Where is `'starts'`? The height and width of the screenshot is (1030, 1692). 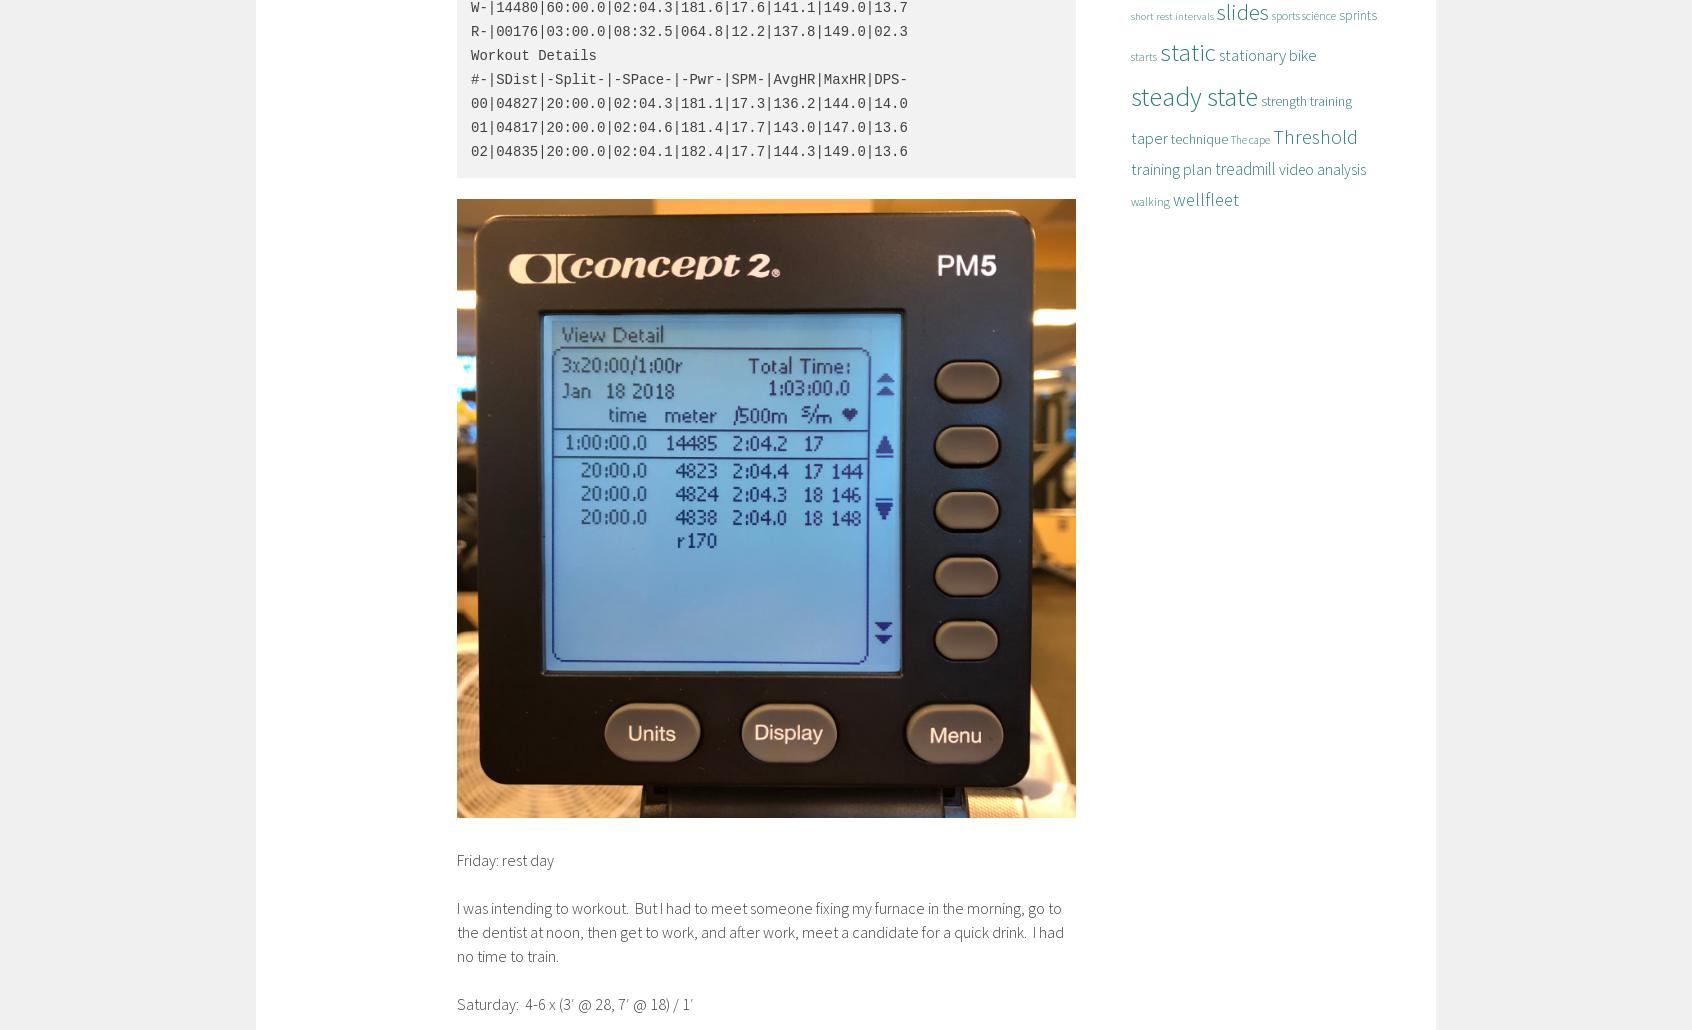
'starts' is located at coordinates (1142, 56).